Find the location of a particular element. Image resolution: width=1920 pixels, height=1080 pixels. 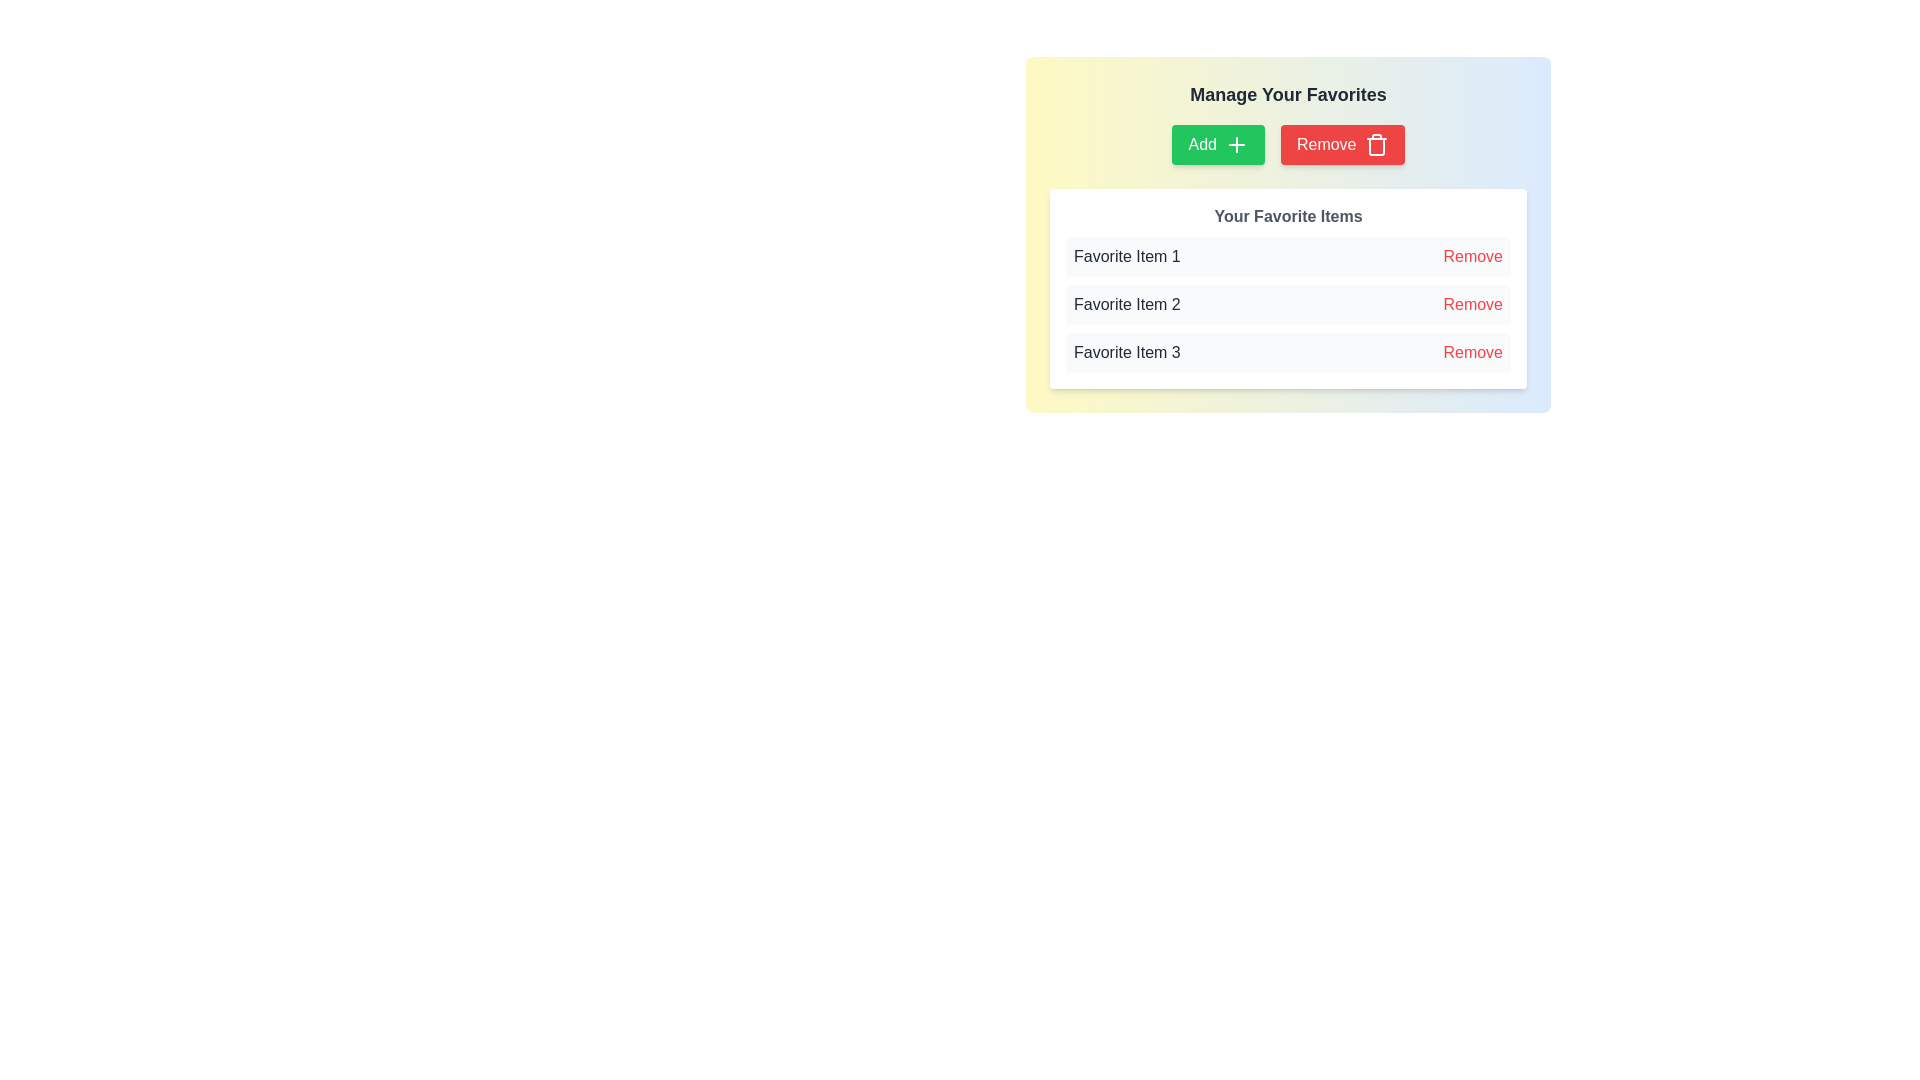

the interactive text button that allows the user to remove a favorite item from the list, located in the first row under 'Your Favorite Items', aligned to the right-hand side is located at coordinates (1473, 256).